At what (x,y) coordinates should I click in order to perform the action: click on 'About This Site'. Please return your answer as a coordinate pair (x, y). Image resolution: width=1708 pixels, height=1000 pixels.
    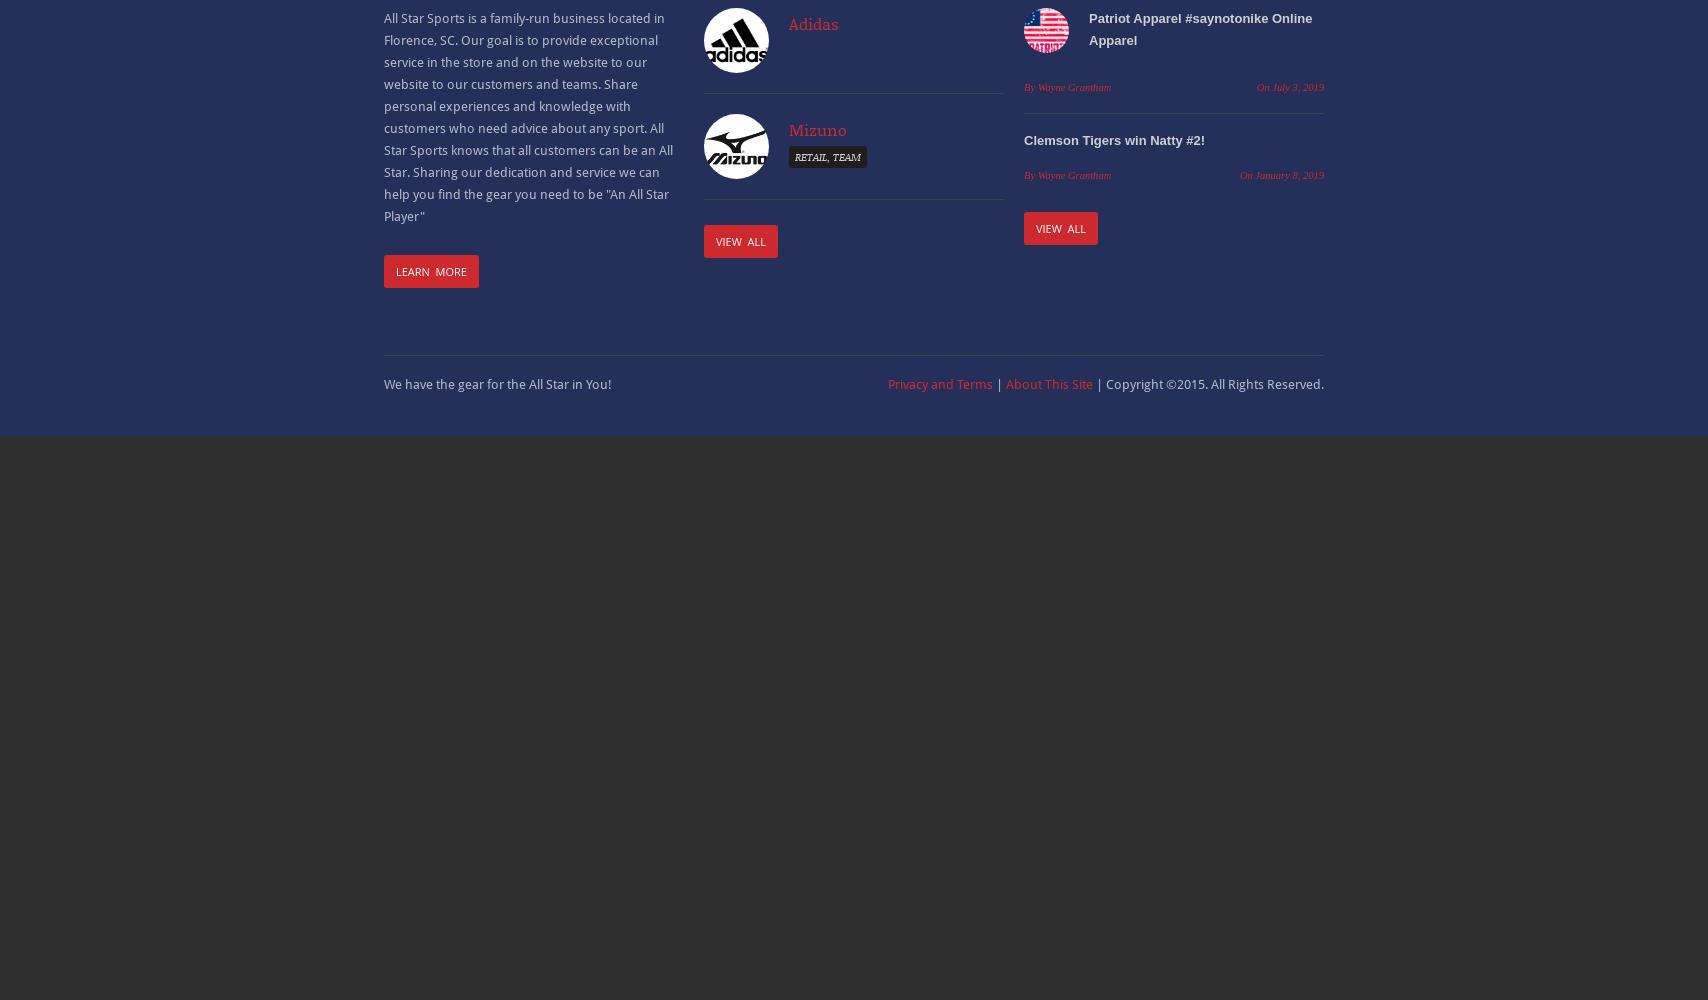
    Looking at the image, I should click on (1049, 384).